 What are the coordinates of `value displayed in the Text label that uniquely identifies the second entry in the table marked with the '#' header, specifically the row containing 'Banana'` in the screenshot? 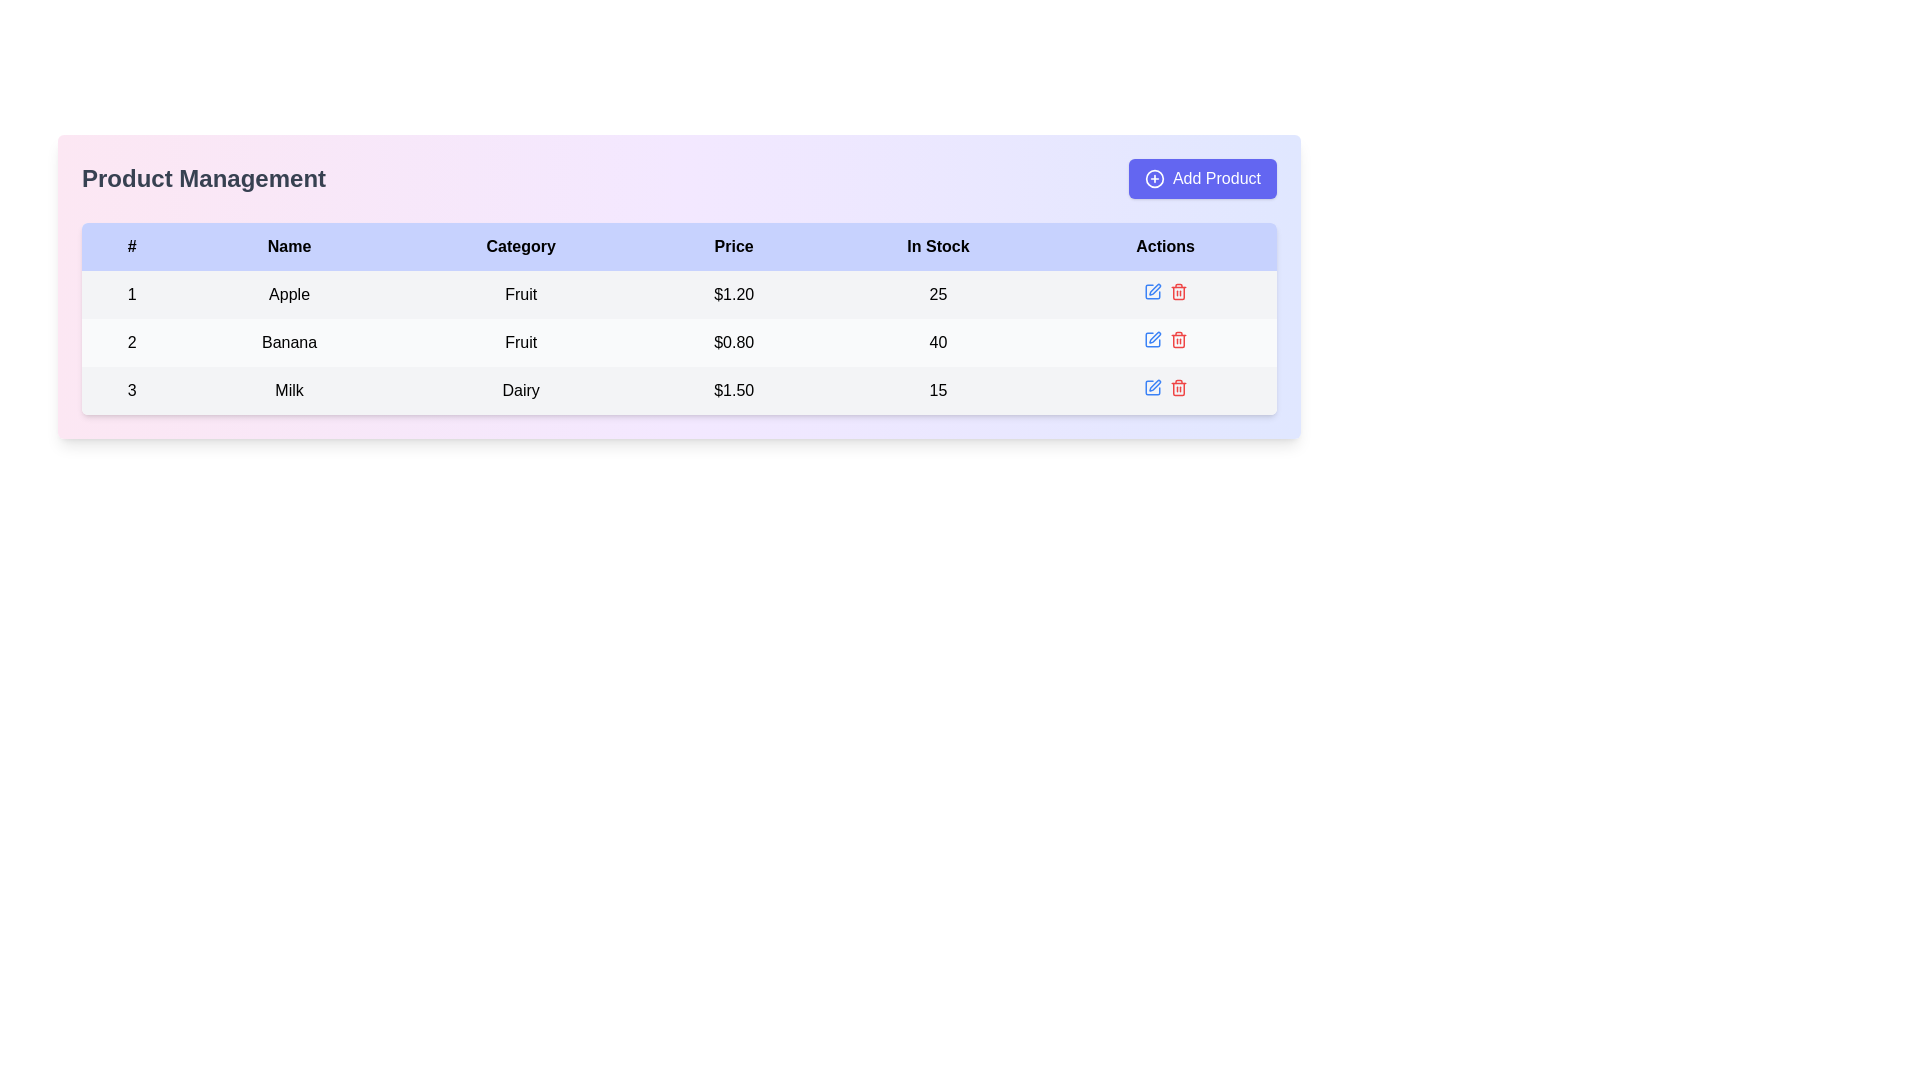 It's located at (131, 342).